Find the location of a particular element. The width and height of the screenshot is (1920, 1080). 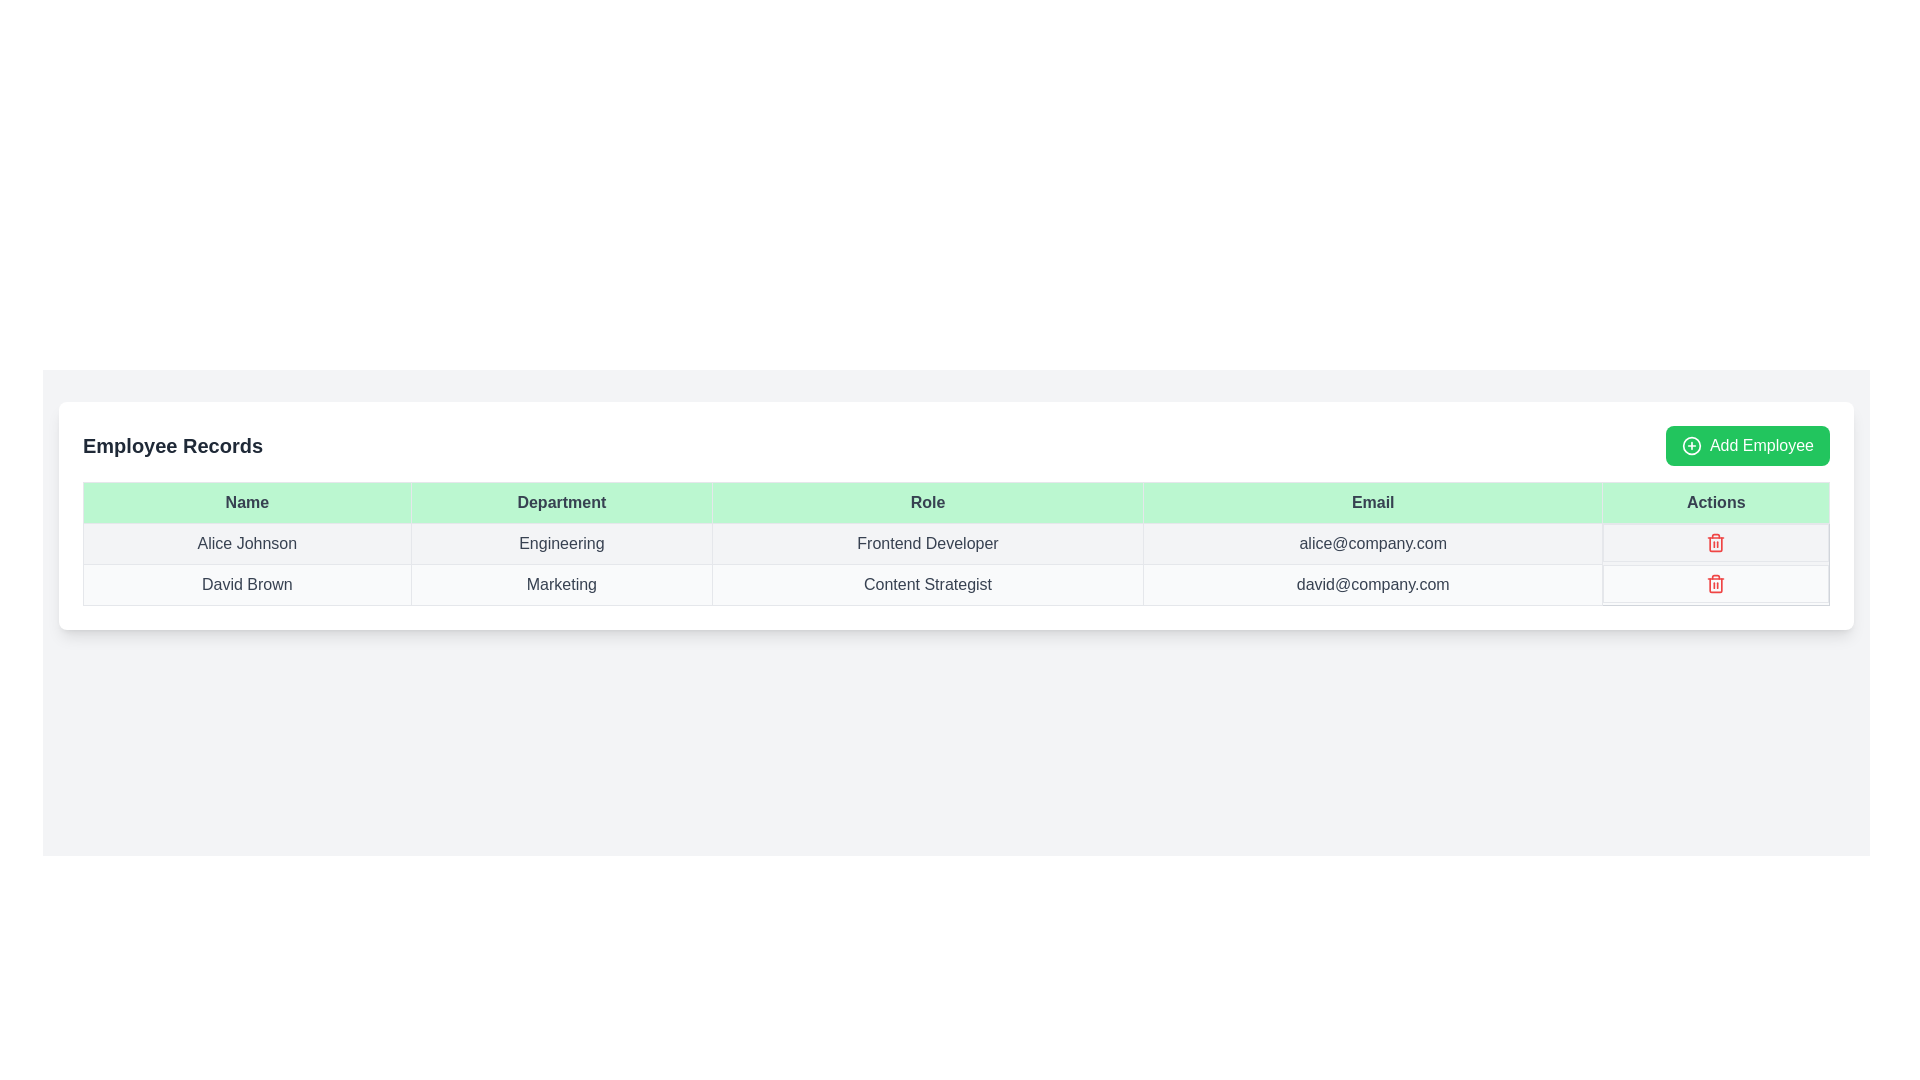

the button located in the top-right corner of the 'Employee Records' section header is located at coordinates (1746, 445).